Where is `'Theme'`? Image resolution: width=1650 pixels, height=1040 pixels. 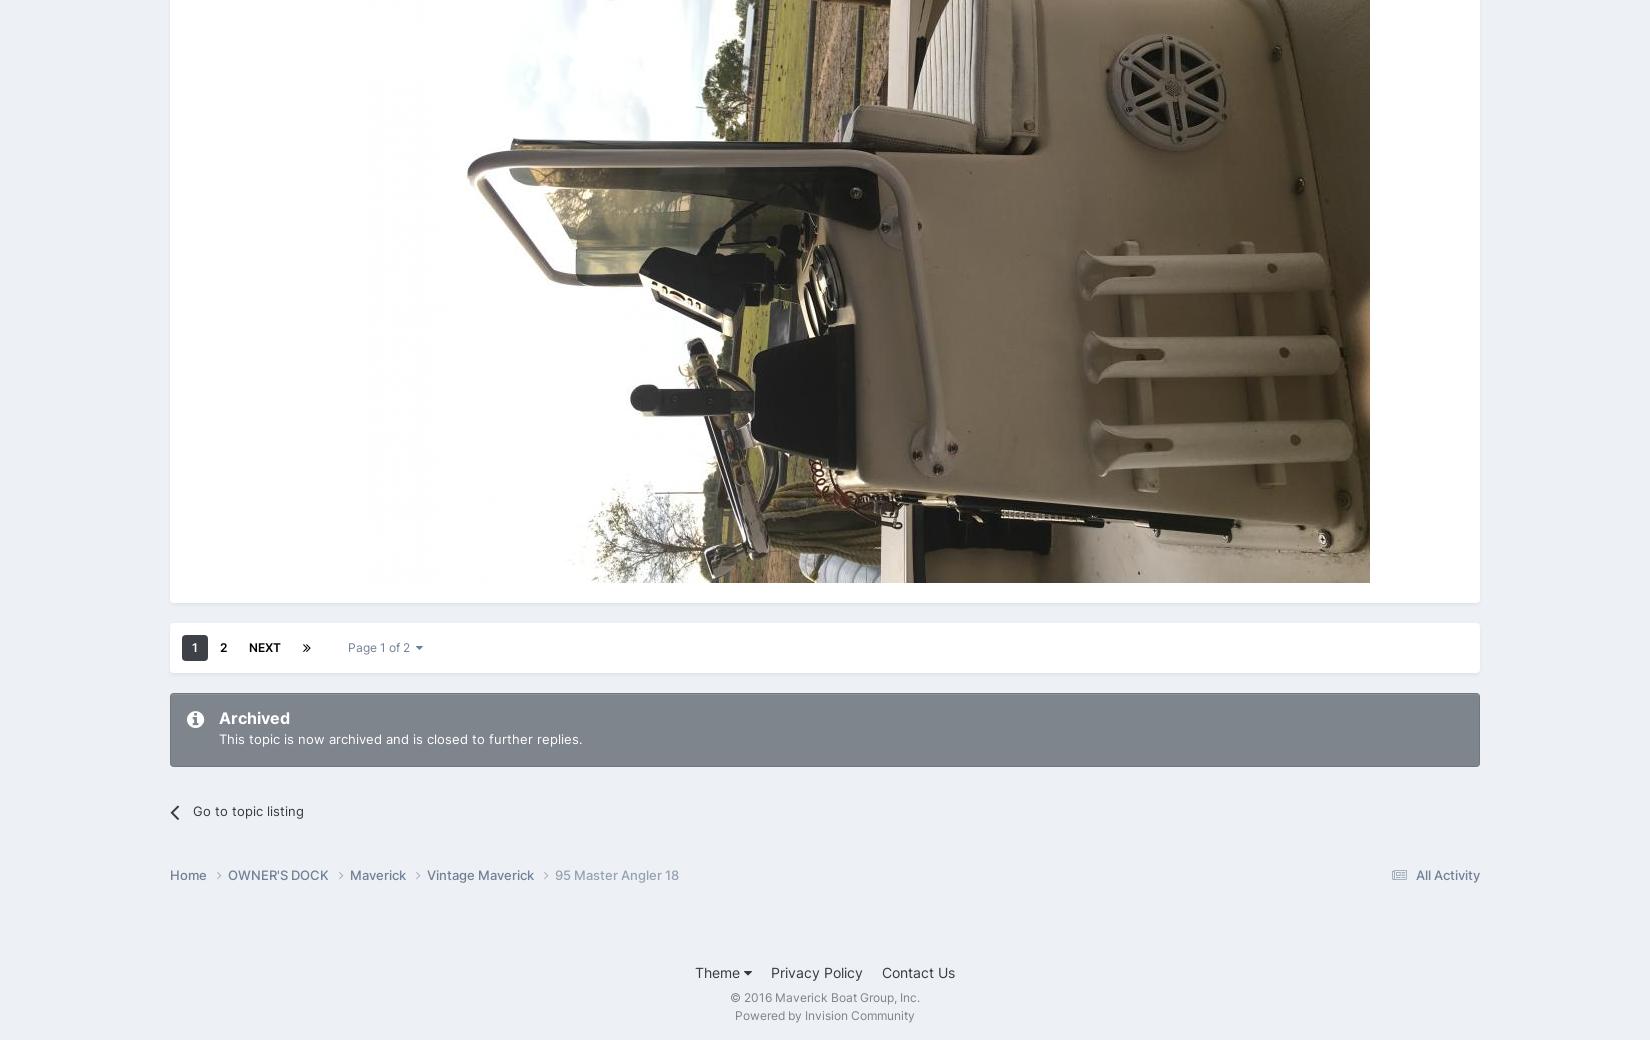 'Theme' is located at coordinates (718, 972).